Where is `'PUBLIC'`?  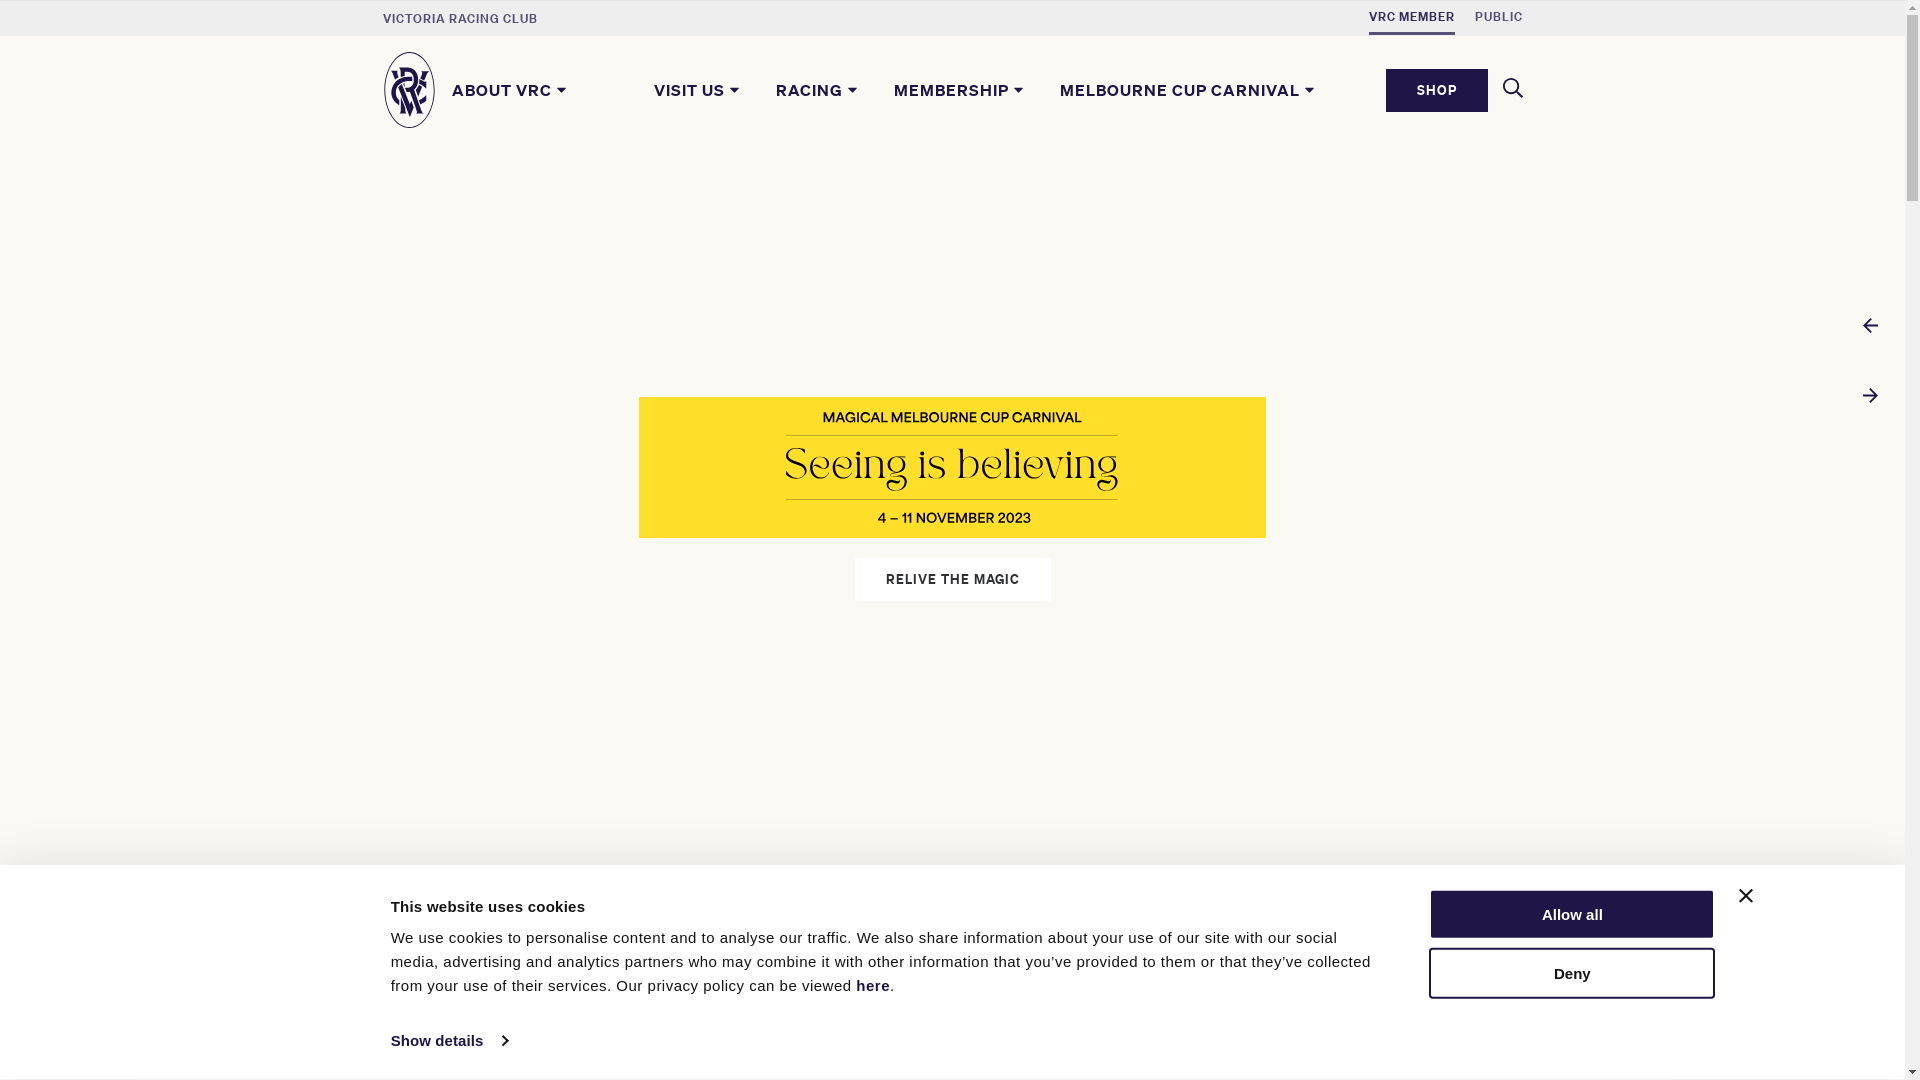 'PUBLIC' is located at coordinates (1473, 18).